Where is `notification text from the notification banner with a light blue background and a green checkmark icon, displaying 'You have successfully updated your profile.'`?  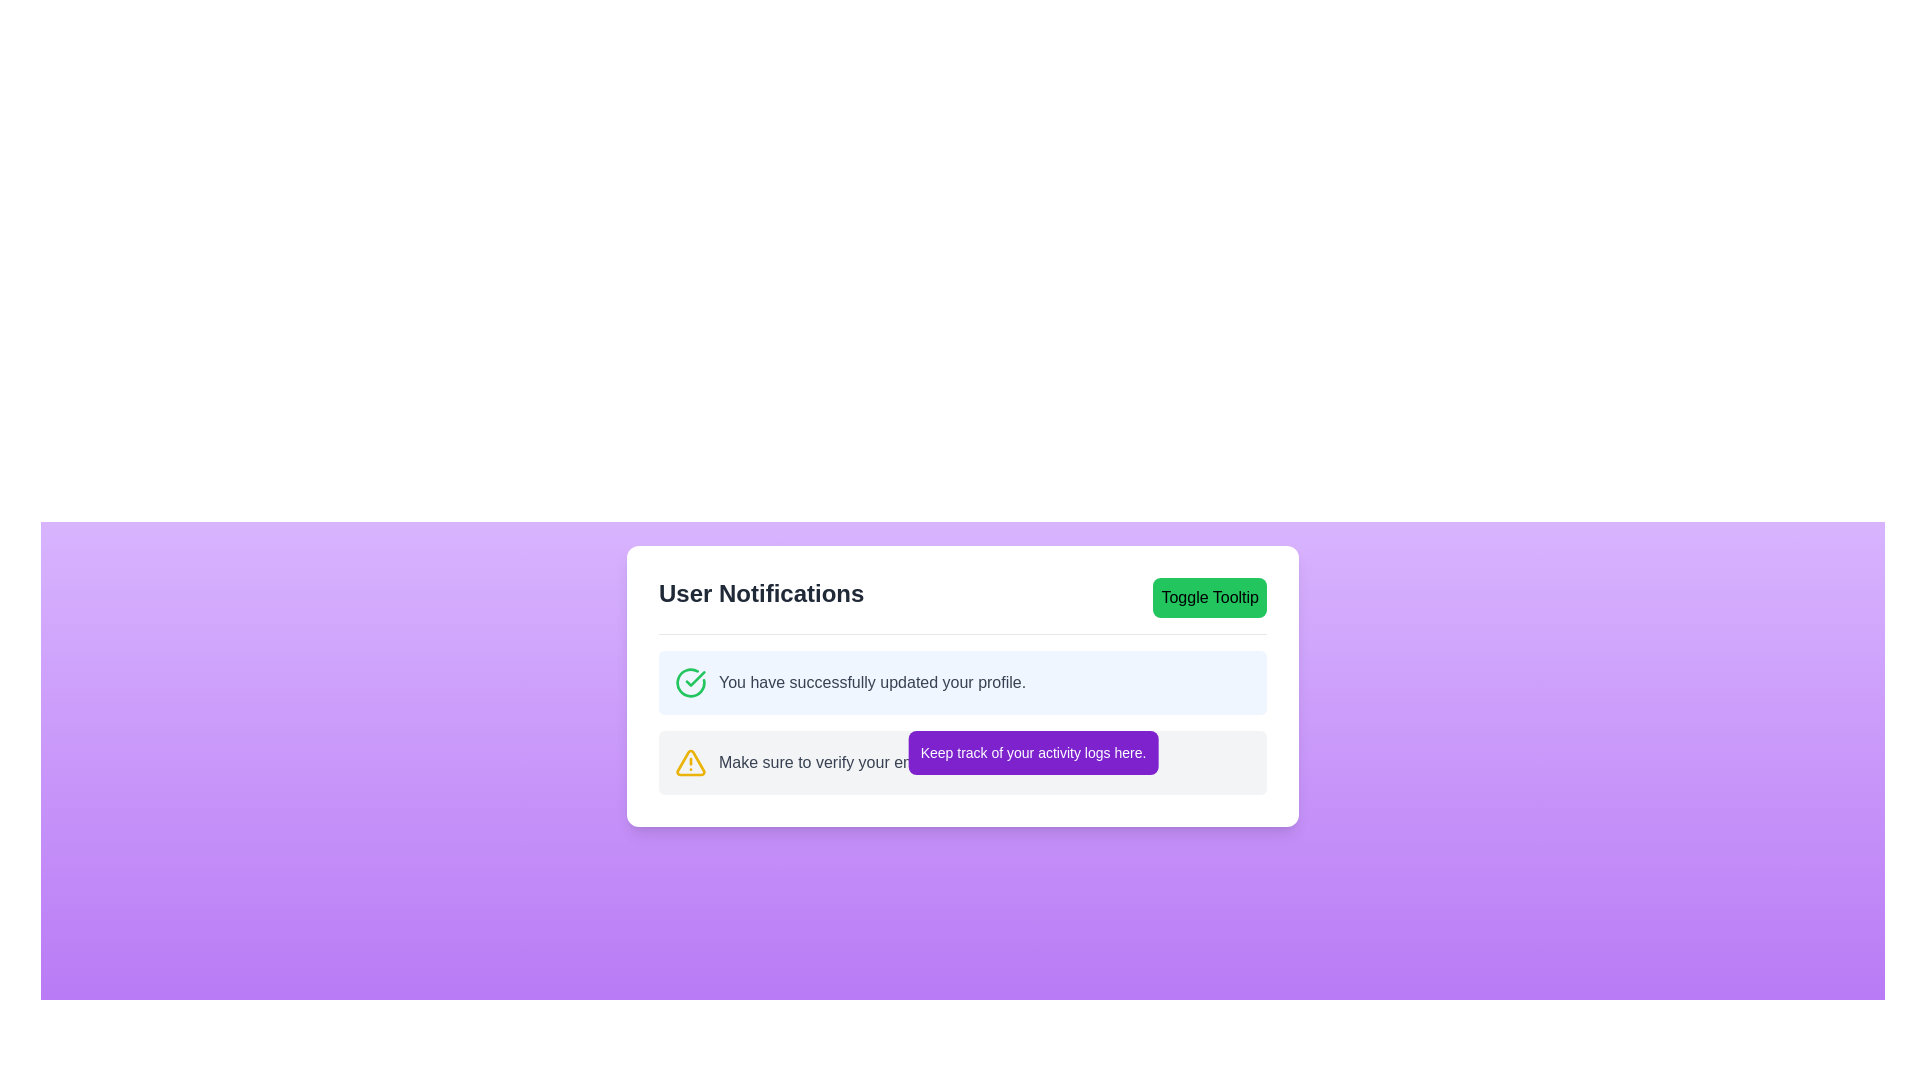
notification text from the notification banner with a light blue background and a green checkmark icon, displaying 'You have successfully updated your profile.' is located at coordinates (963, 681).